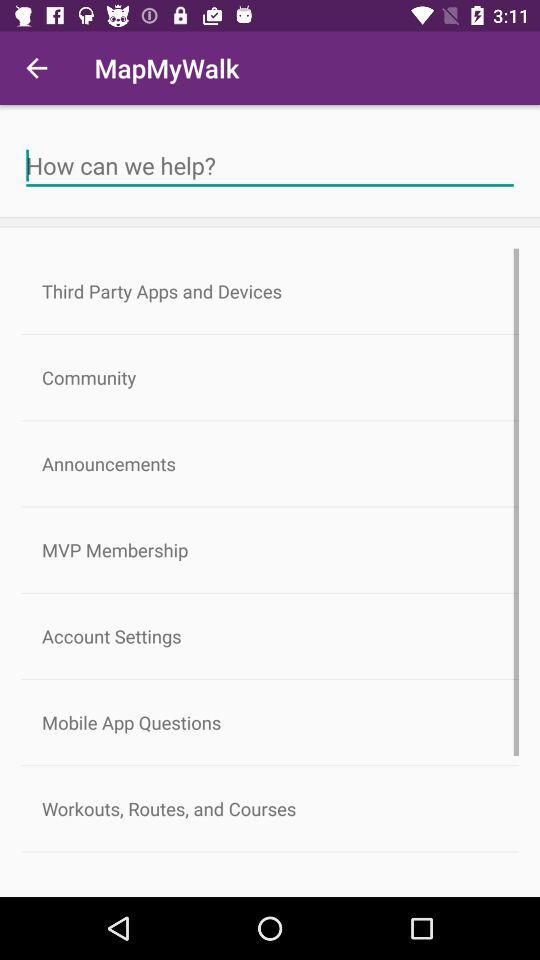 The width and height of the screenshot is (540, 960). I want to click on search for a help article, so click(270, 165).